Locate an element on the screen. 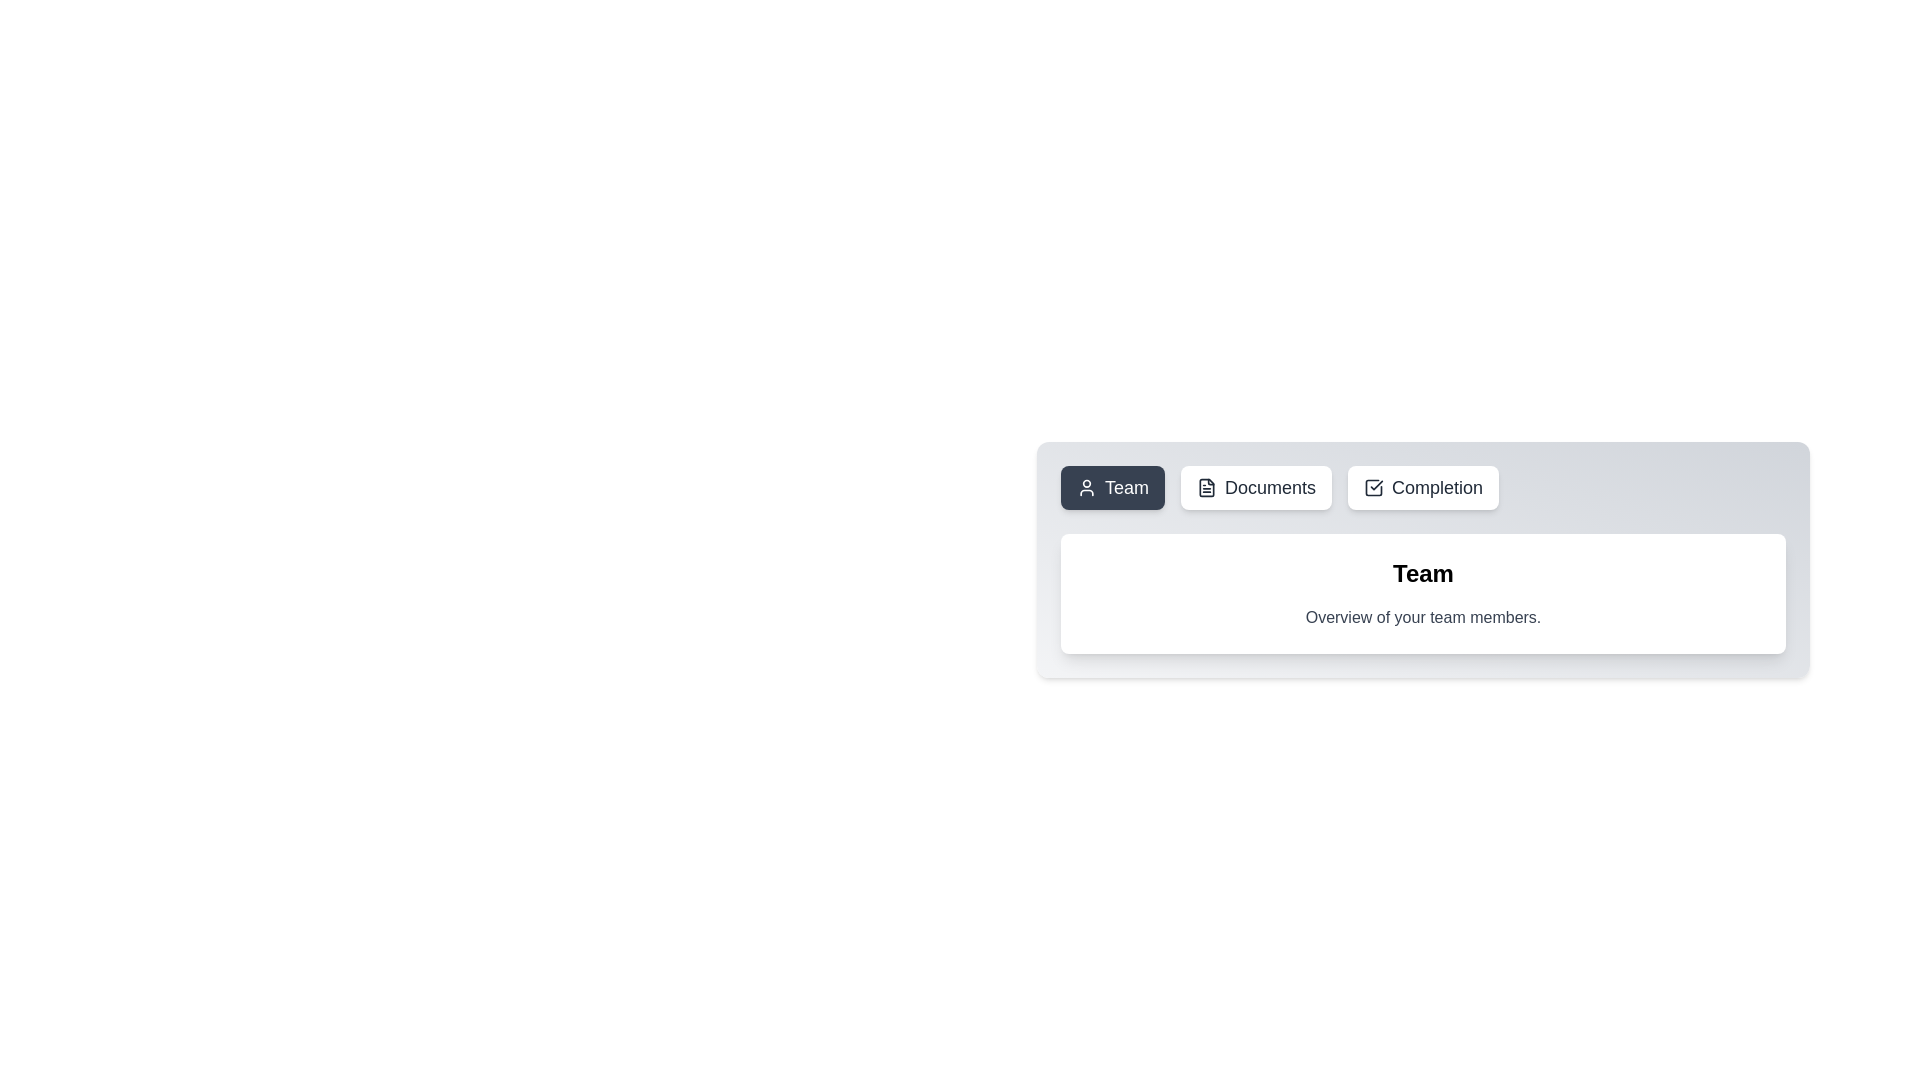 Image resolution: width=1920 pixels, height=1080 pixels. the middle button labeled 'Documents' is located at coordinates (1255, 488).